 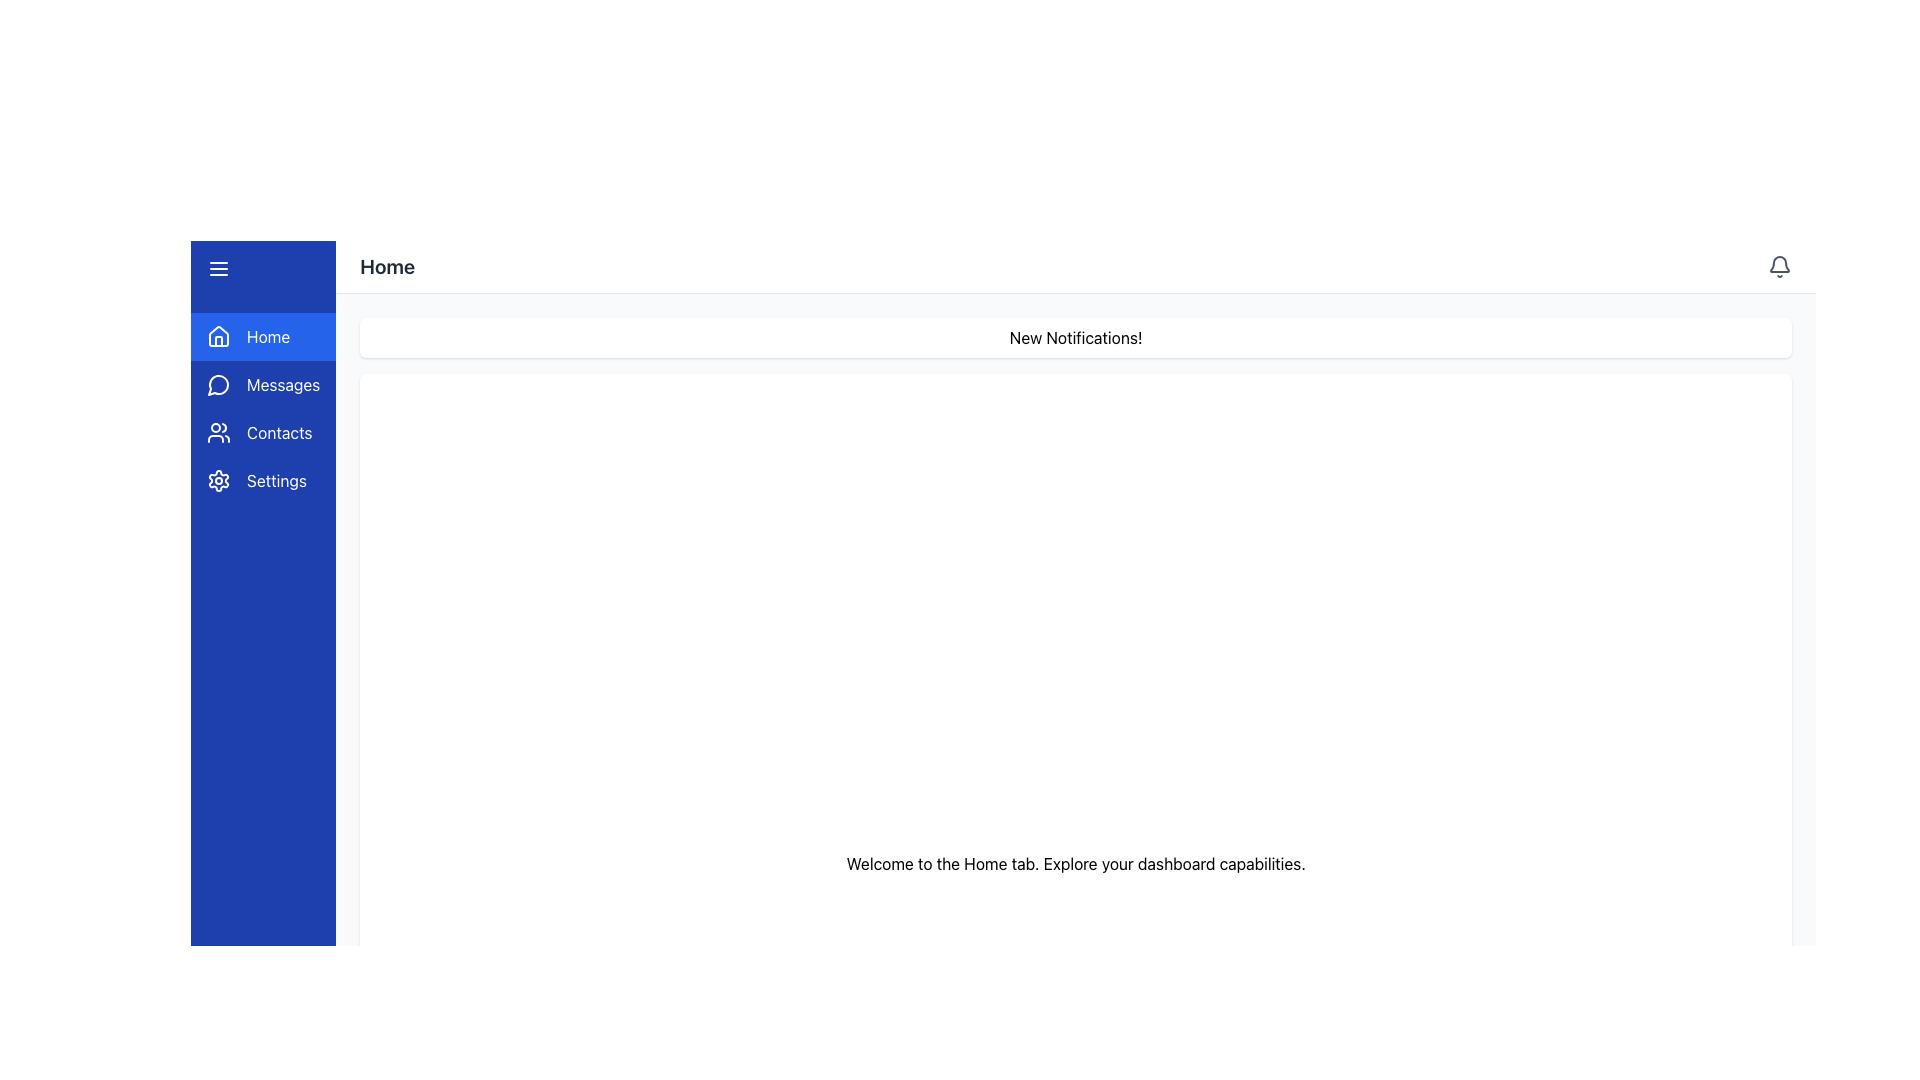 I want to click on the settings icon located in the left vertical sidebar, specifically the first element in the 'Settings' row, so click(x=219, y=481).